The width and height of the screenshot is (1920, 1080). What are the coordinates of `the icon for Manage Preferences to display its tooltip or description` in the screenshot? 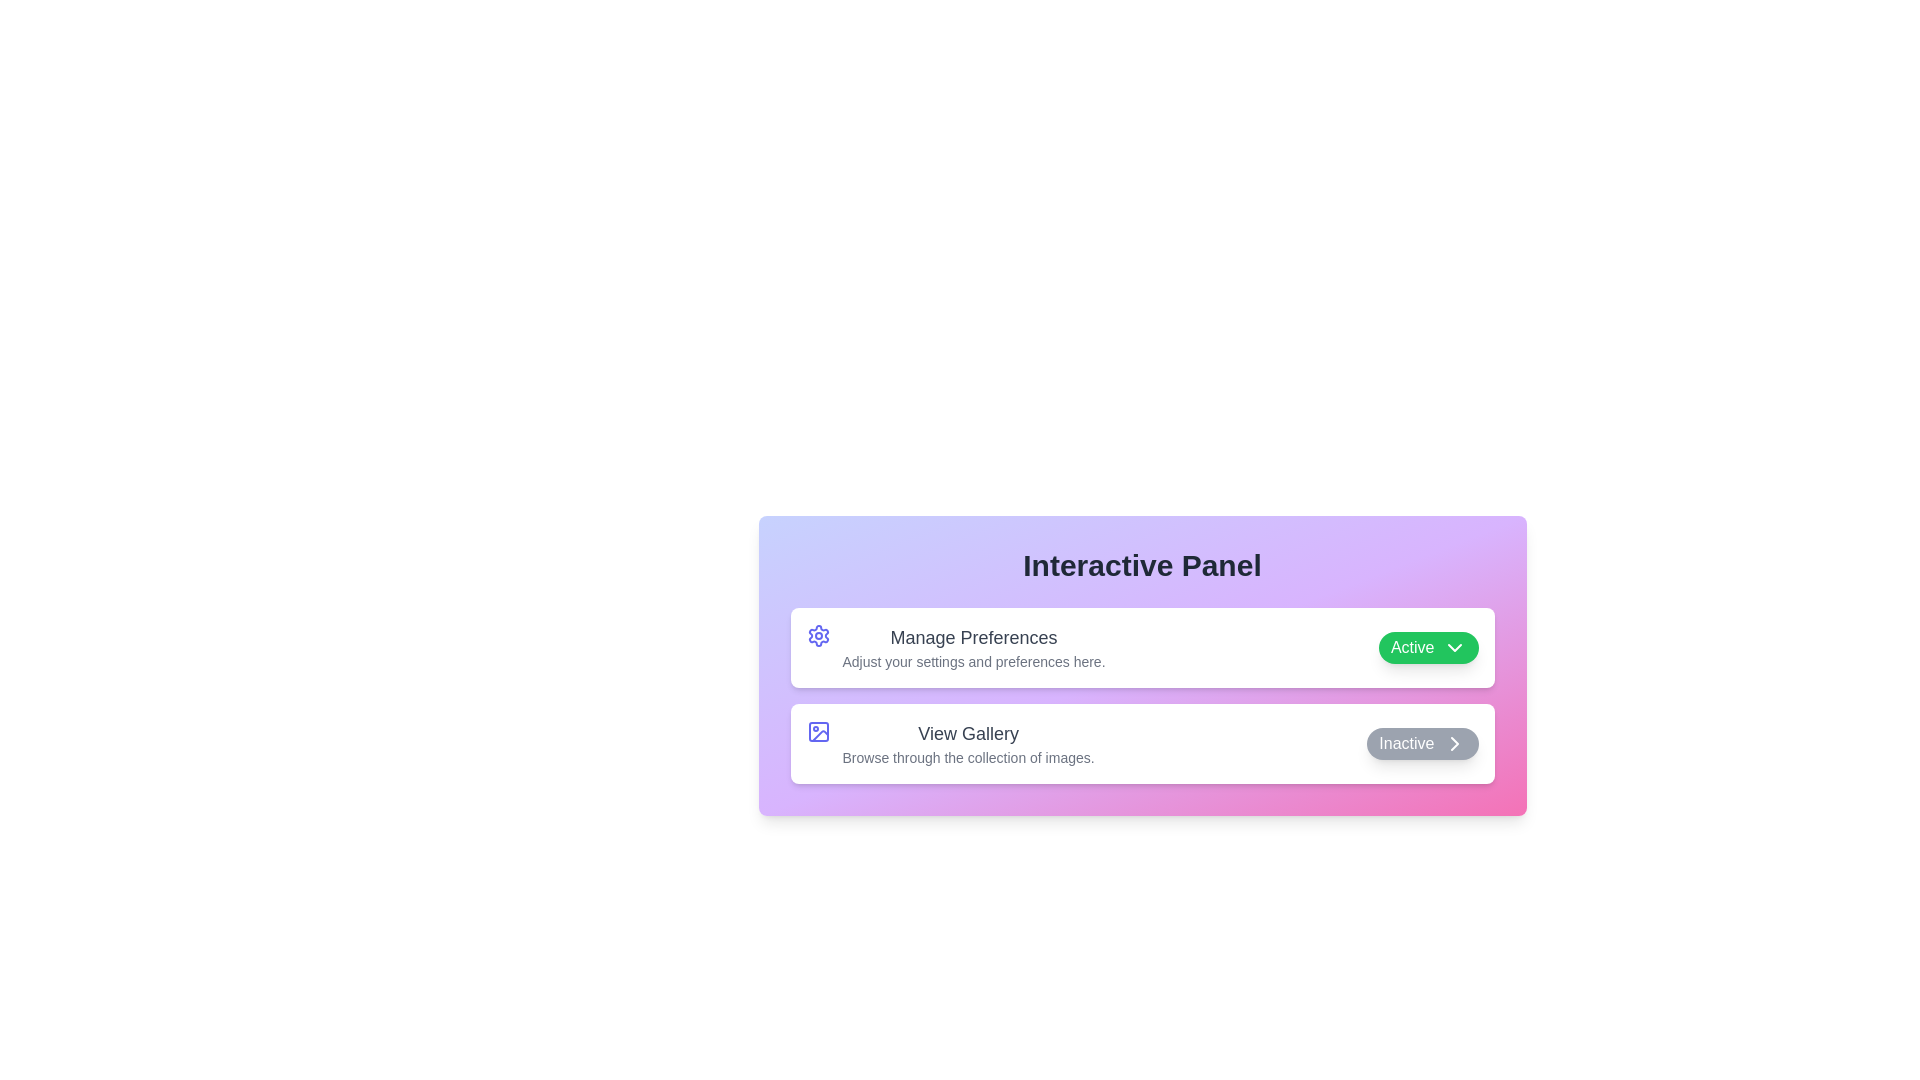 It's located at (818, 636).